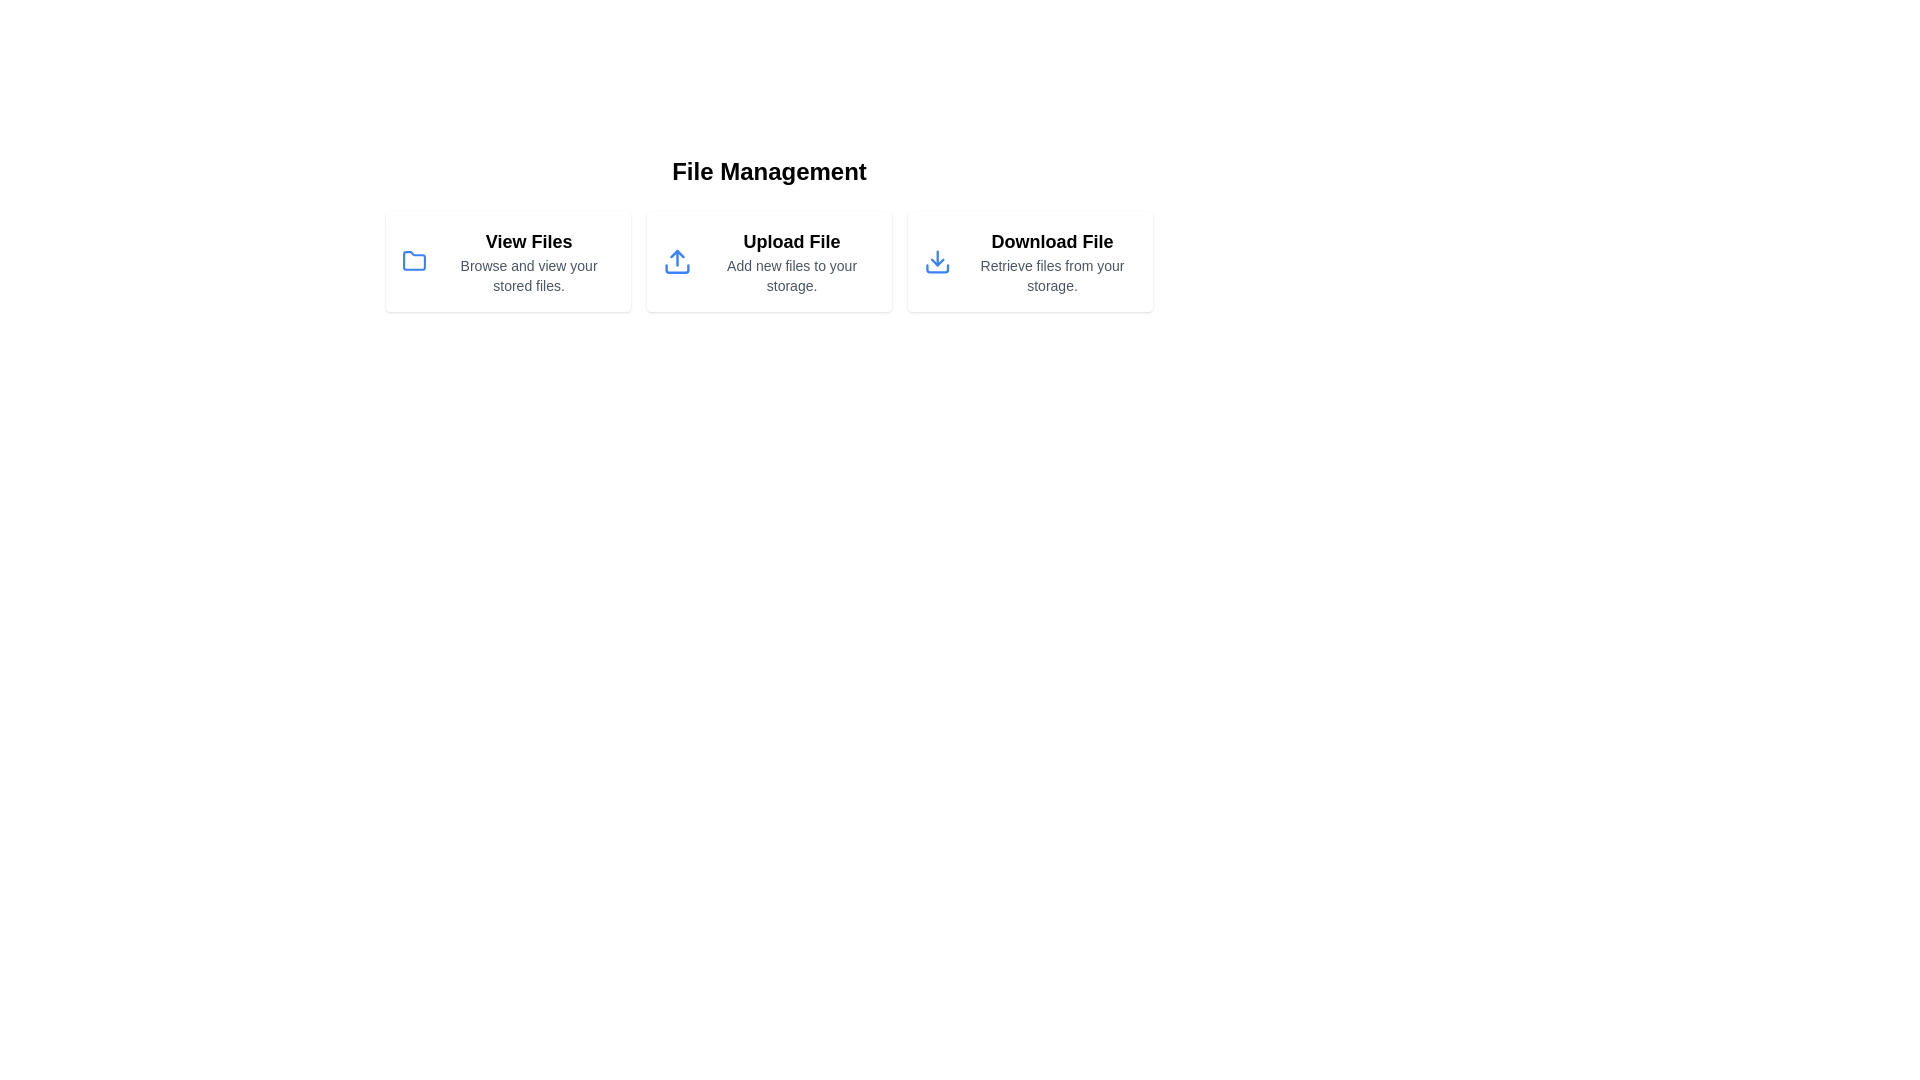 The image size is (1920, 1080). I want to click on the folder icon located in the 'View Files' section, which is identified by its blue outline and its position next to the text 'View Files', so click(413, 261).